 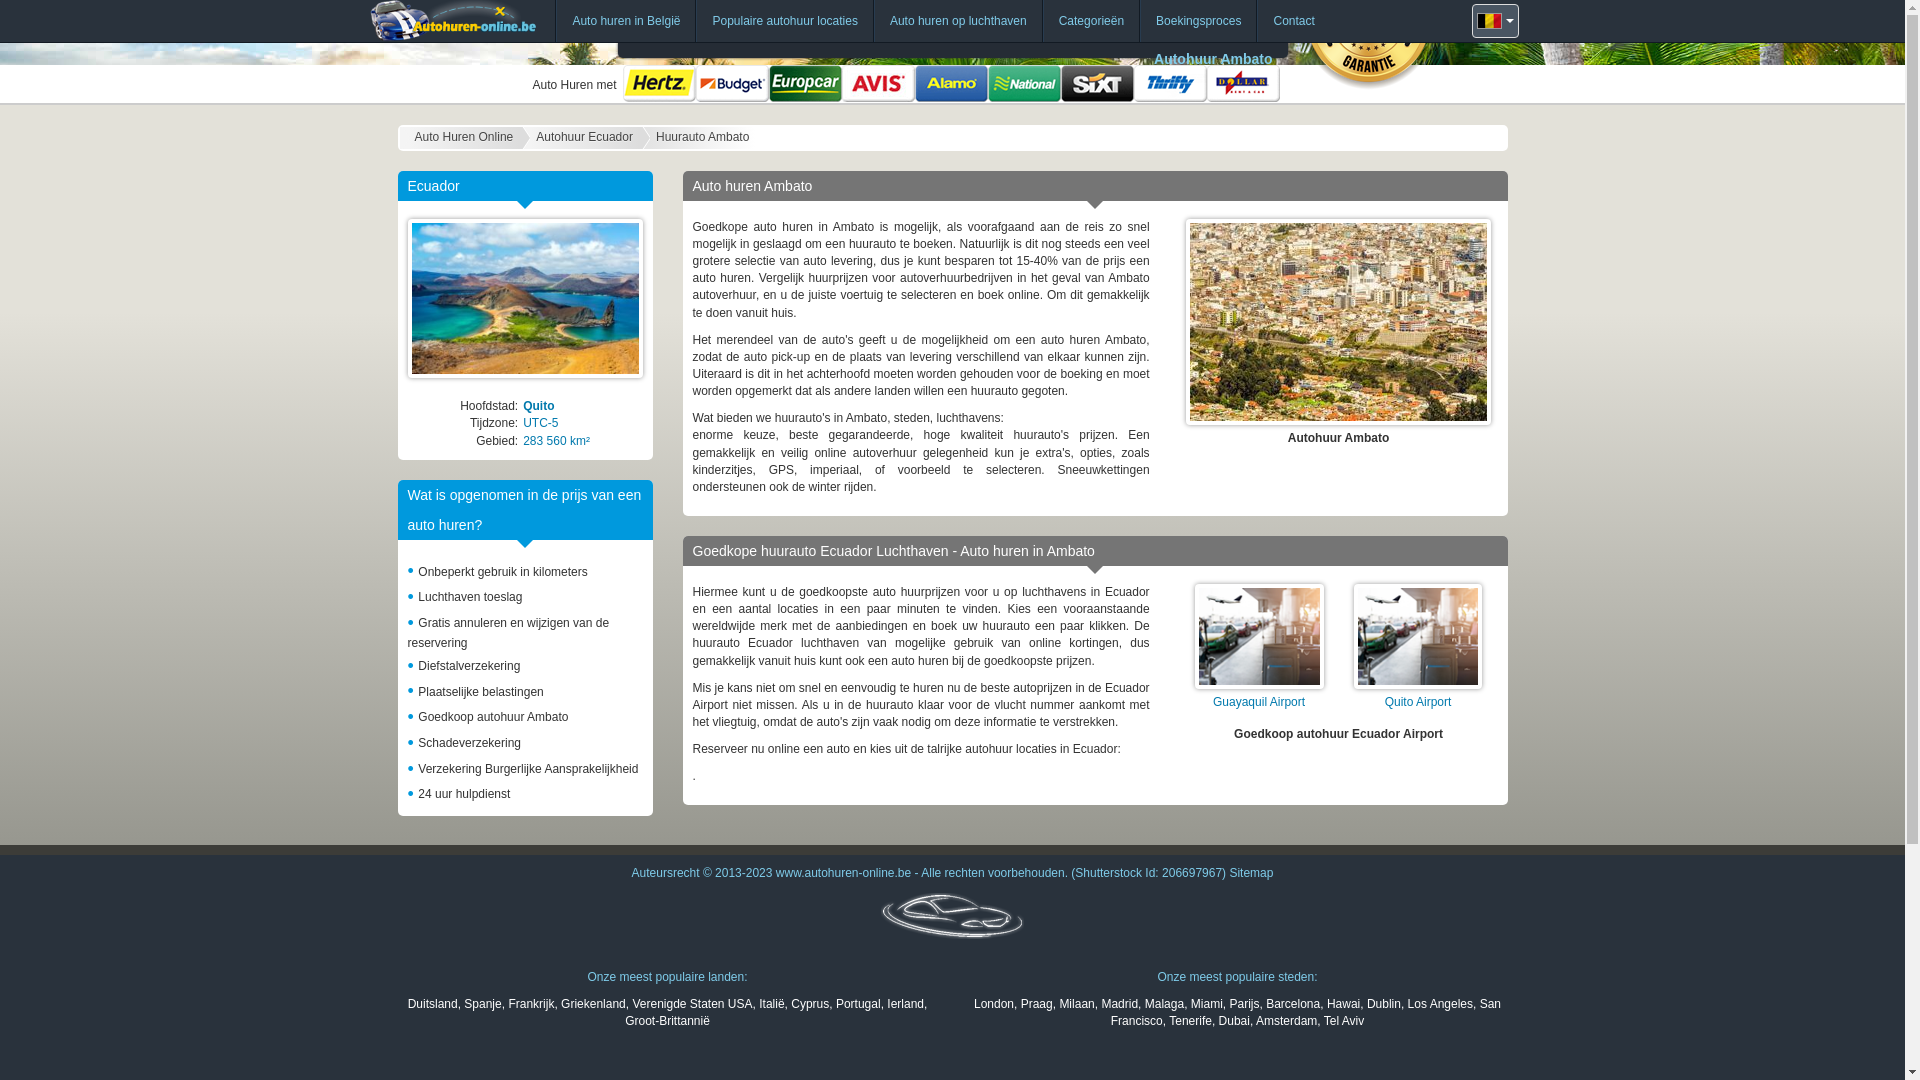 What do you see at coordinates (583, 137) in the screenshot?
I see `'Autohuur Ecuador'` at bounding box center [583, 137].